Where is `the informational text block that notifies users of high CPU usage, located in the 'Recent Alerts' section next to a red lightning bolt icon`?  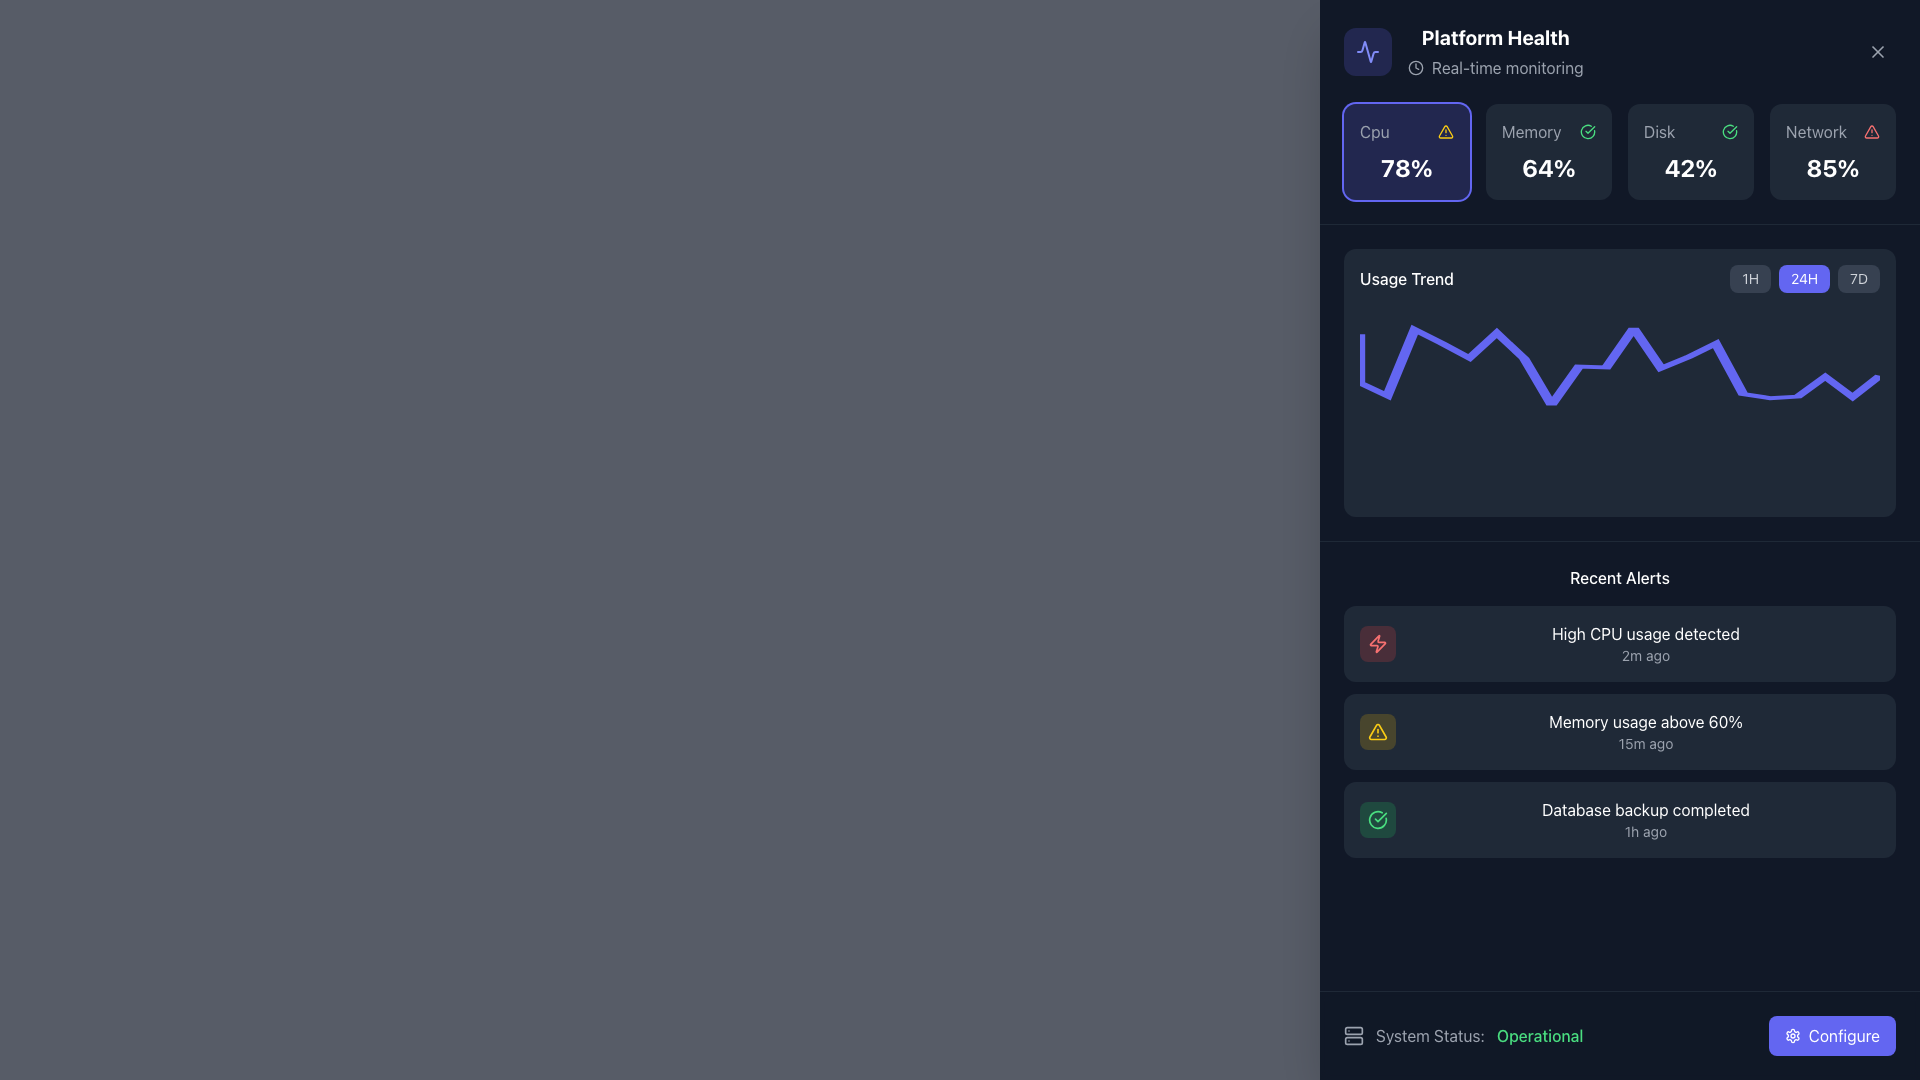
the informational text block that notifies users of high CPU usage, located in the 'Recent Alerts' section next to a red lightning bolt icon is located at coordinates (1646, 633).